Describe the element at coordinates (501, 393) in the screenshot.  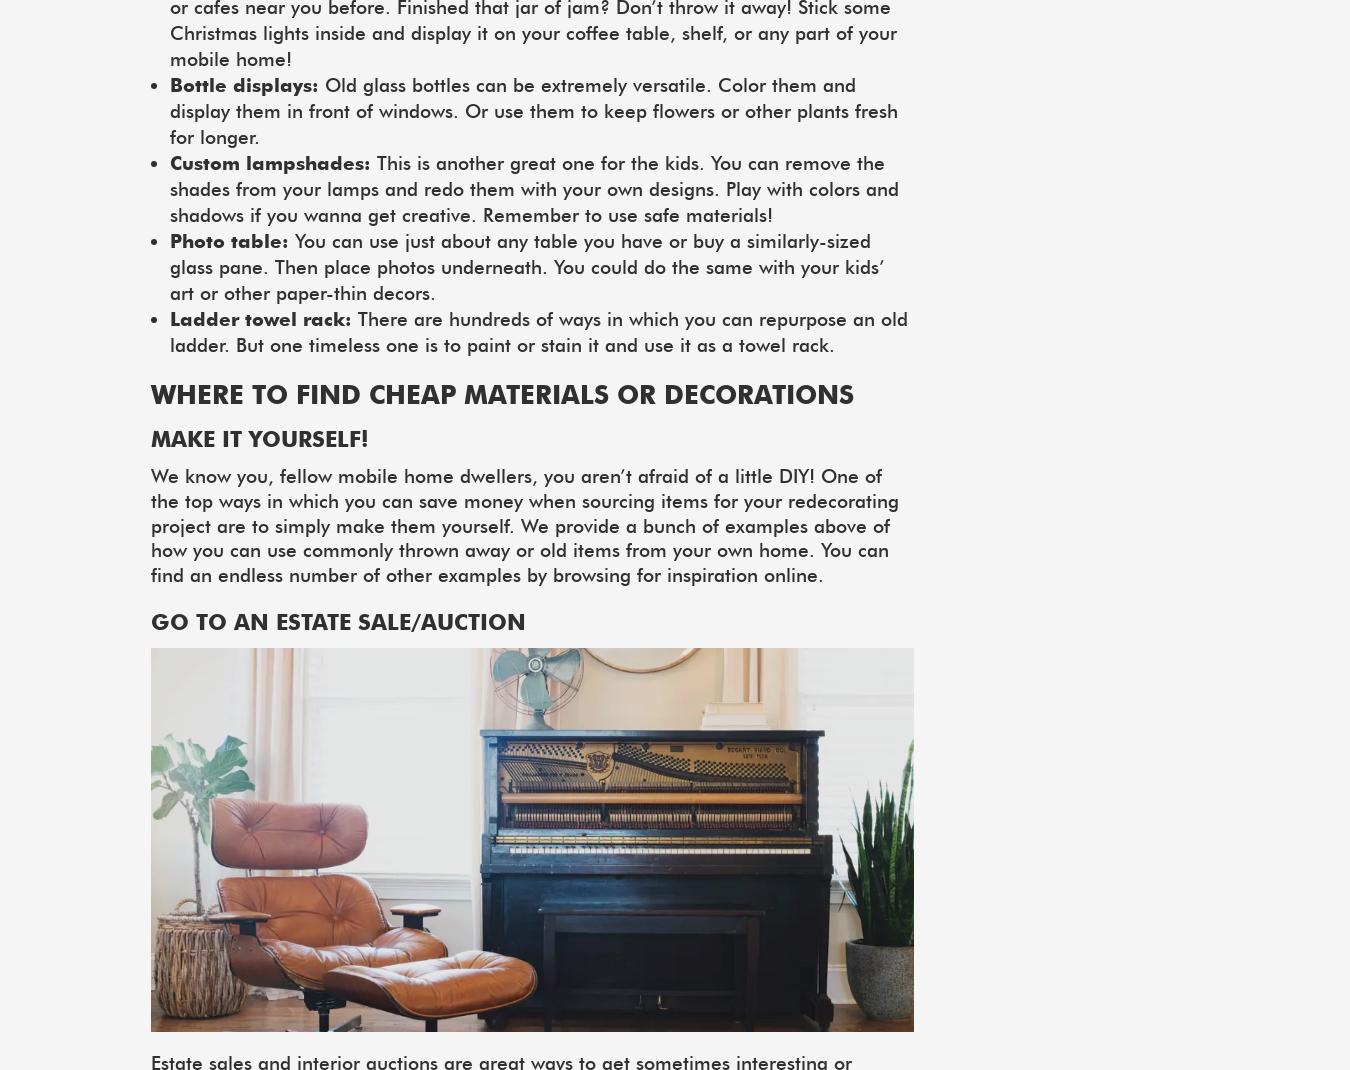
I see `'Where to find cheap materials or decorations'` at that location.